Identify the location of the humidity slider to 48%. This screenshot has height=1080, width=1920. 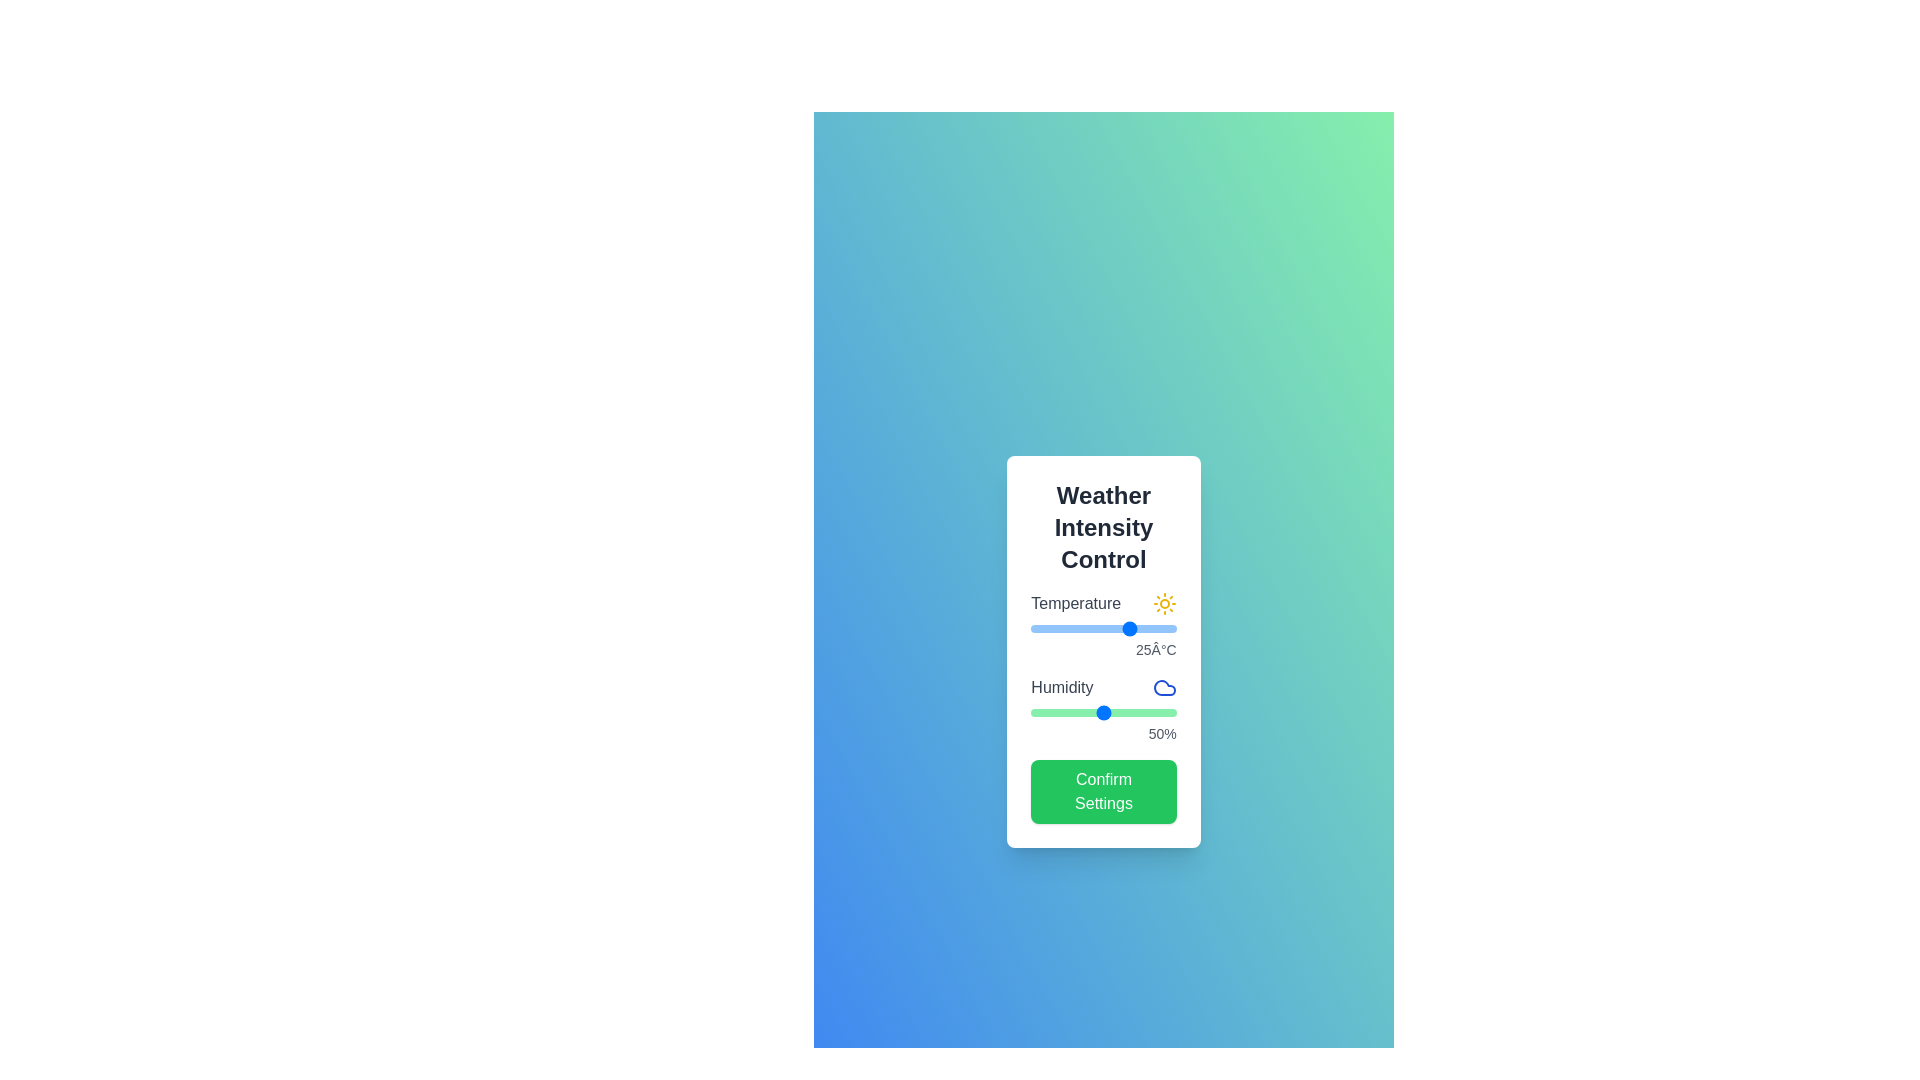
(1100, 712).